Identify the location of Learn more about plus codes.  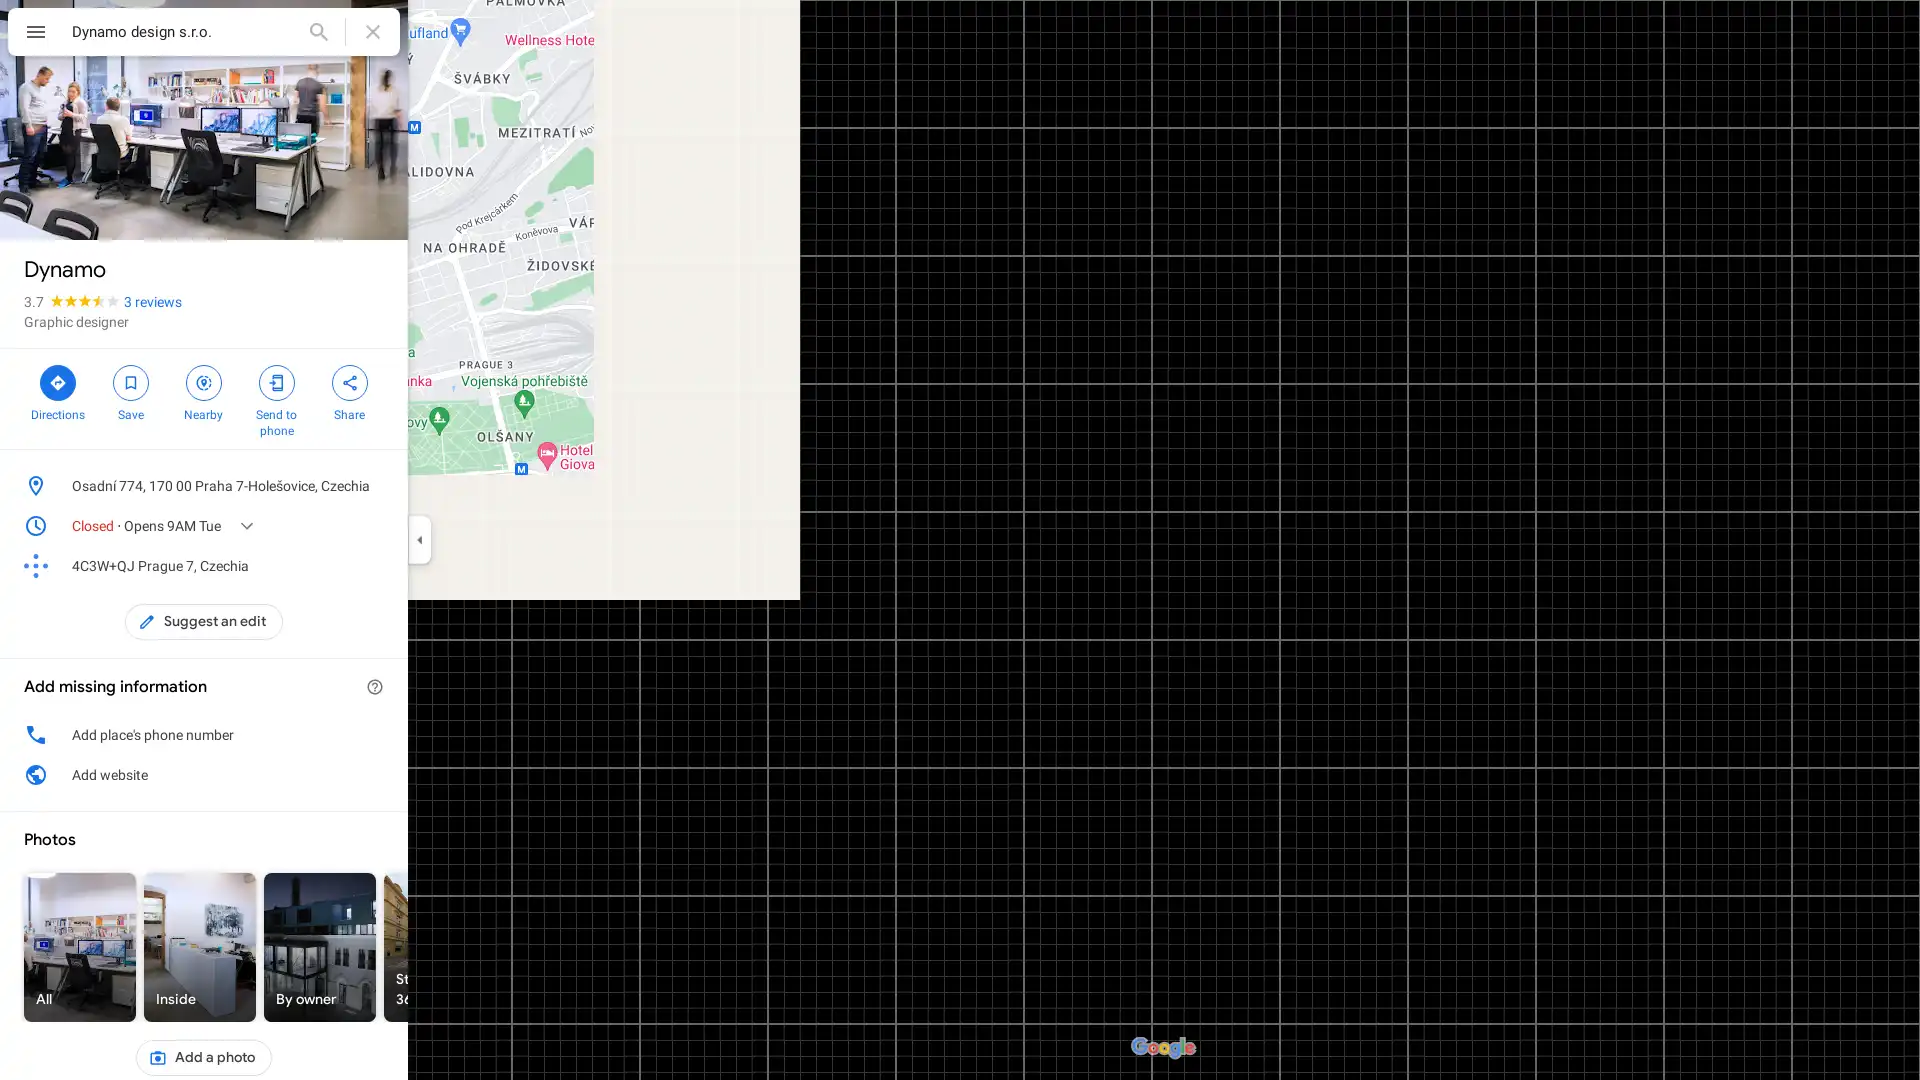
(374, 566).